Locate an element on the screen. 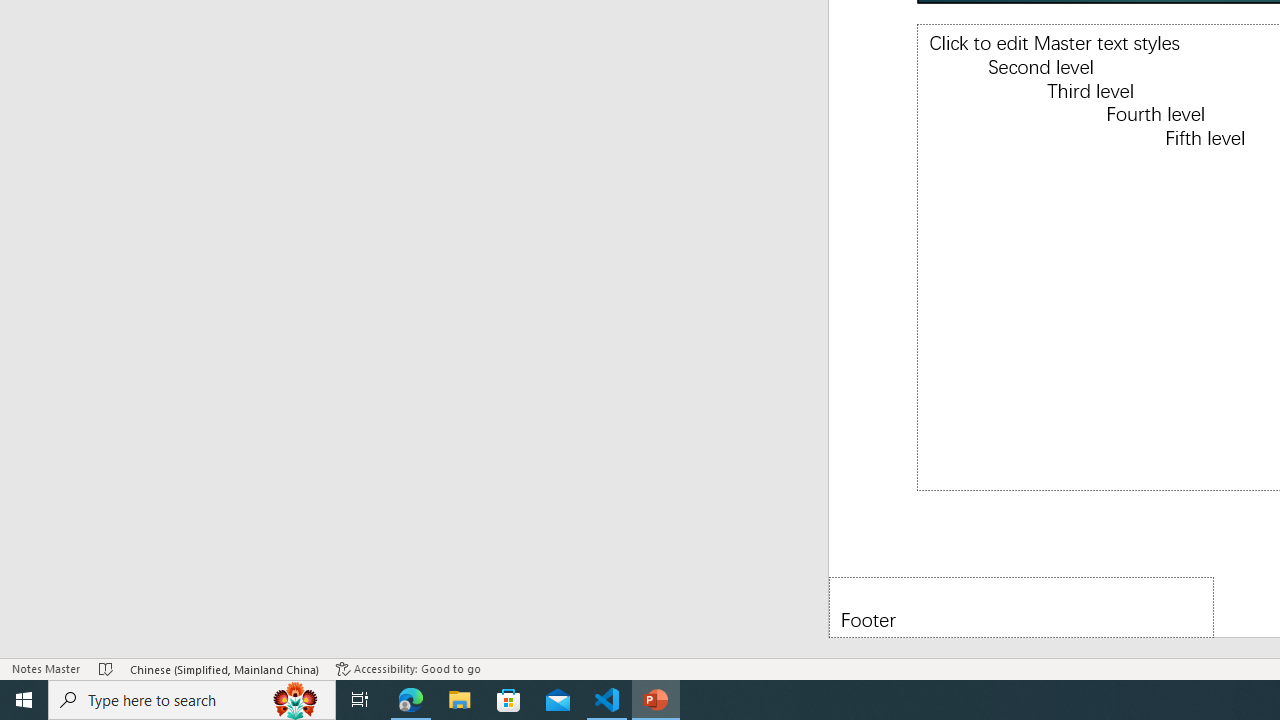 This screenshot has width=1280, height=720. 'Accessibility Checker Accessibility: Good to go' is located at coordinates (407, 669).